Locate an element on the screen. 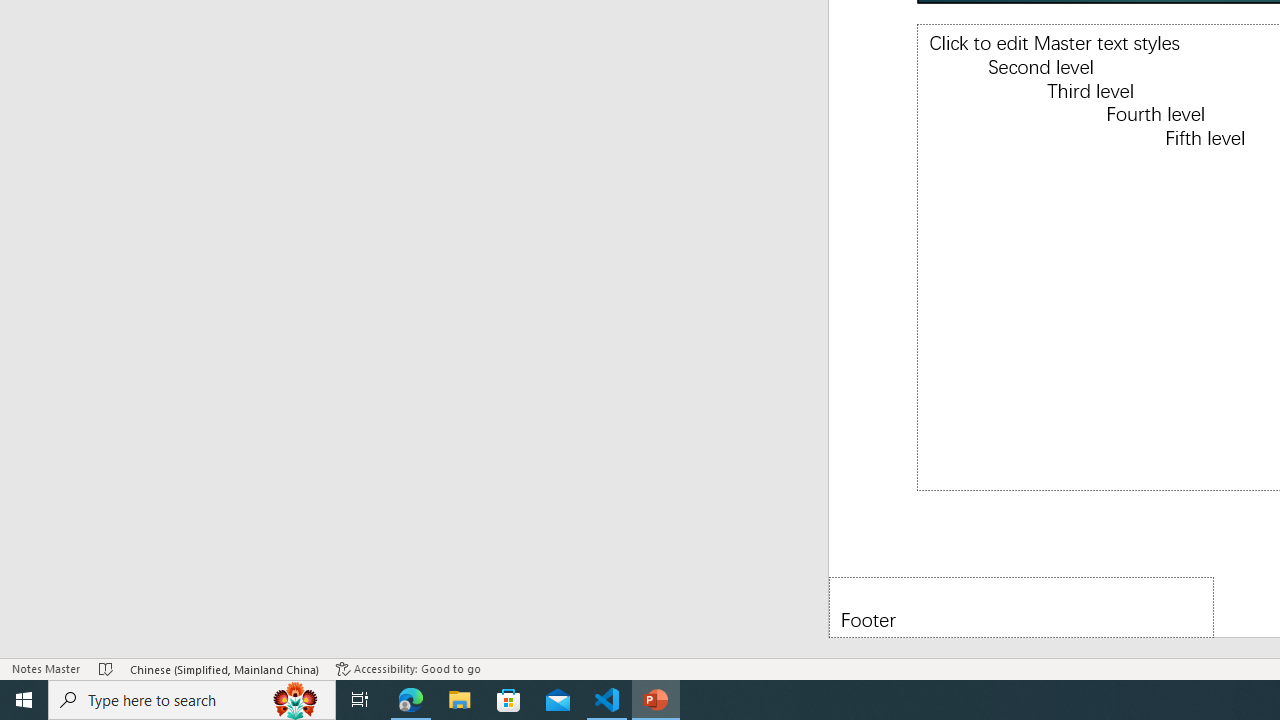 This screenshot has width=1280, height=720. 'Accessibility Checker Accessibility: Good to go' is located at coordinates (407, 669).